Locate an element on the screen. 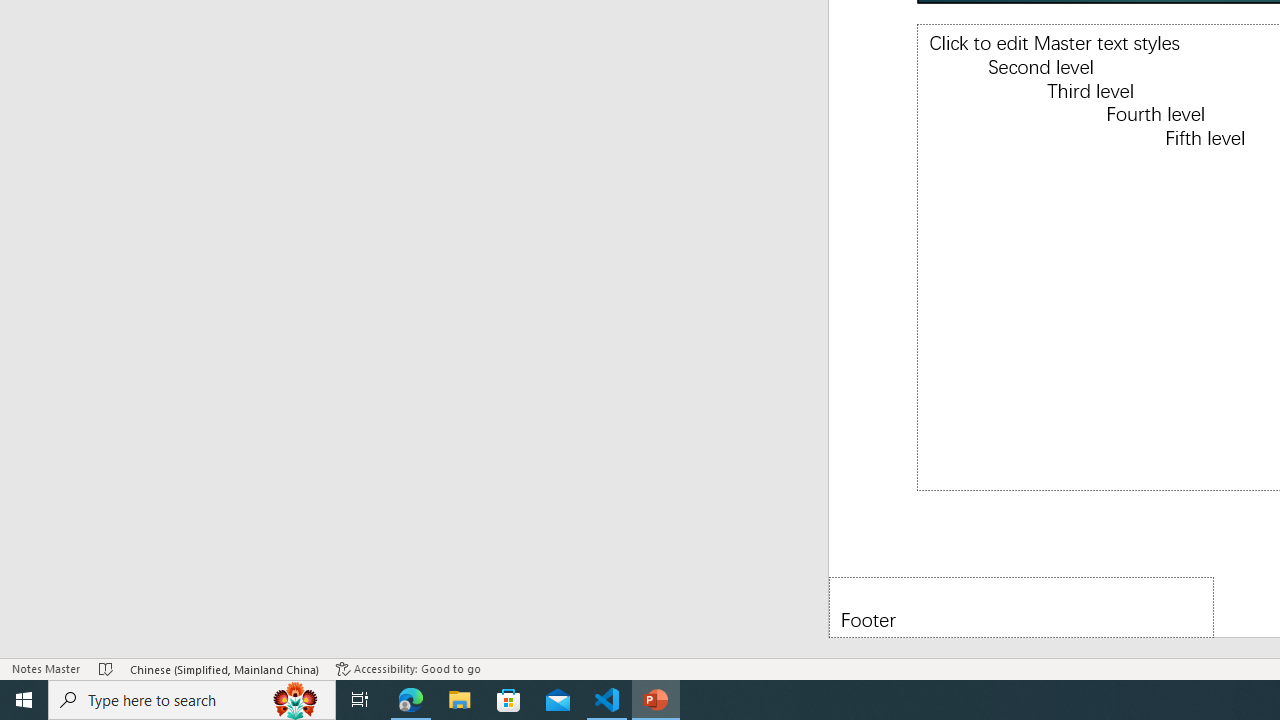 This screenshot has width=1280, height=720. 'Accessibility Checker Accessibility: Good to go' is located at coordinates (407, 669).